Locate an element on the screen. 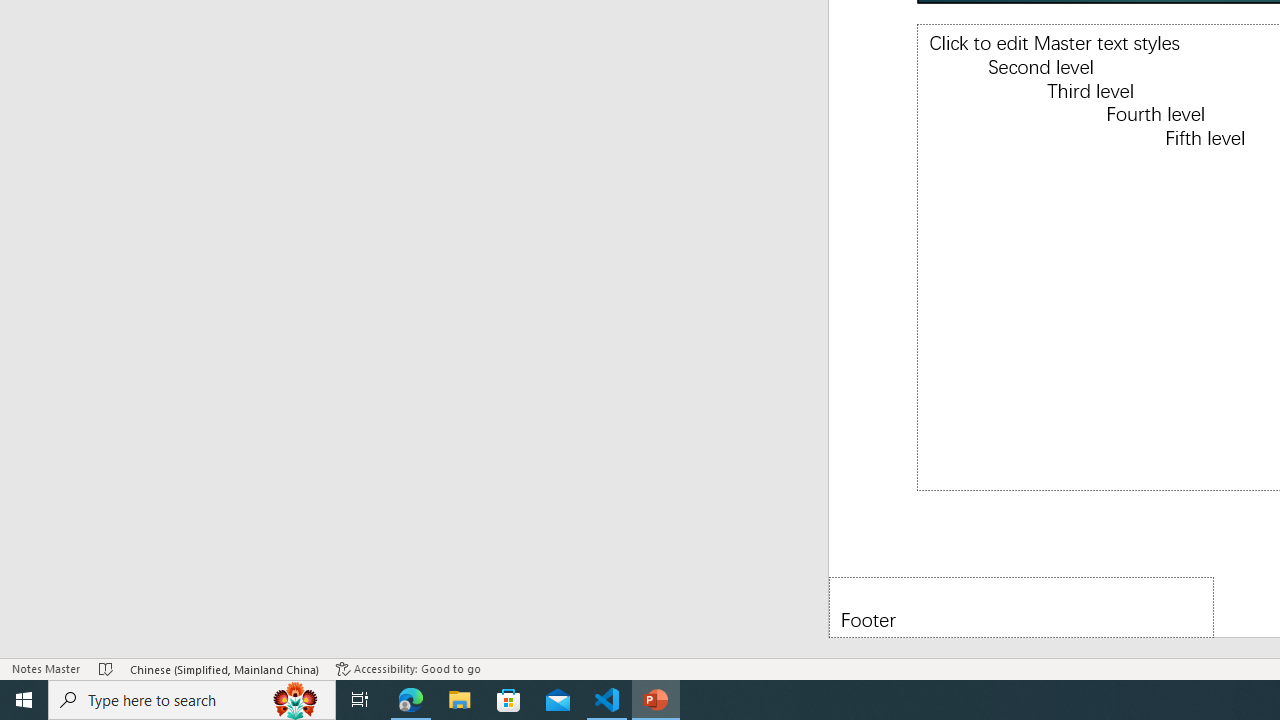 This screenshot has width=1280, height=720. 'Accessibility Checker Accessibility: Good to go' is located at coordinates (407, 669).